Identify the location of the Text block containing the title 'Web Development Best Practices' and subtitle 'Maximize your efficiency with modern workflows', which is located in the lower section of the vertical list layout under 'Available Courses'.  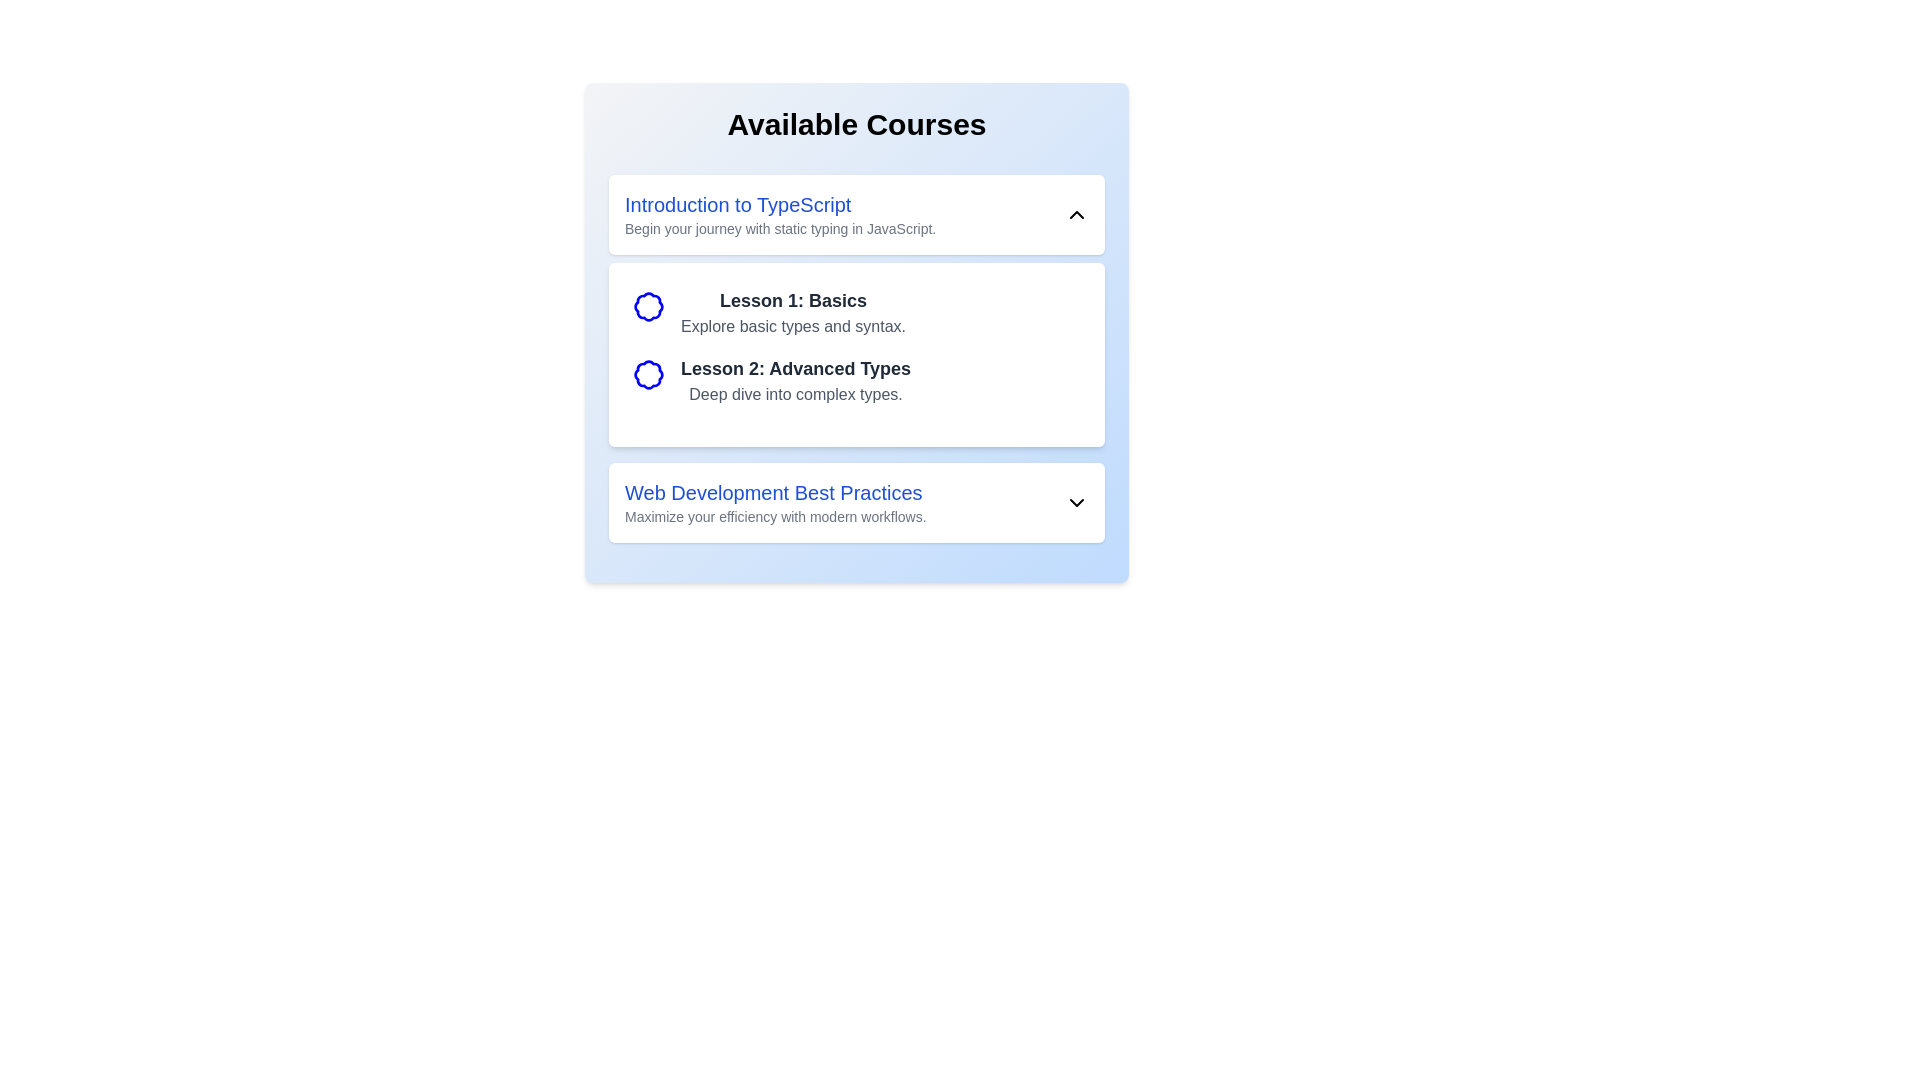
(774, 501).